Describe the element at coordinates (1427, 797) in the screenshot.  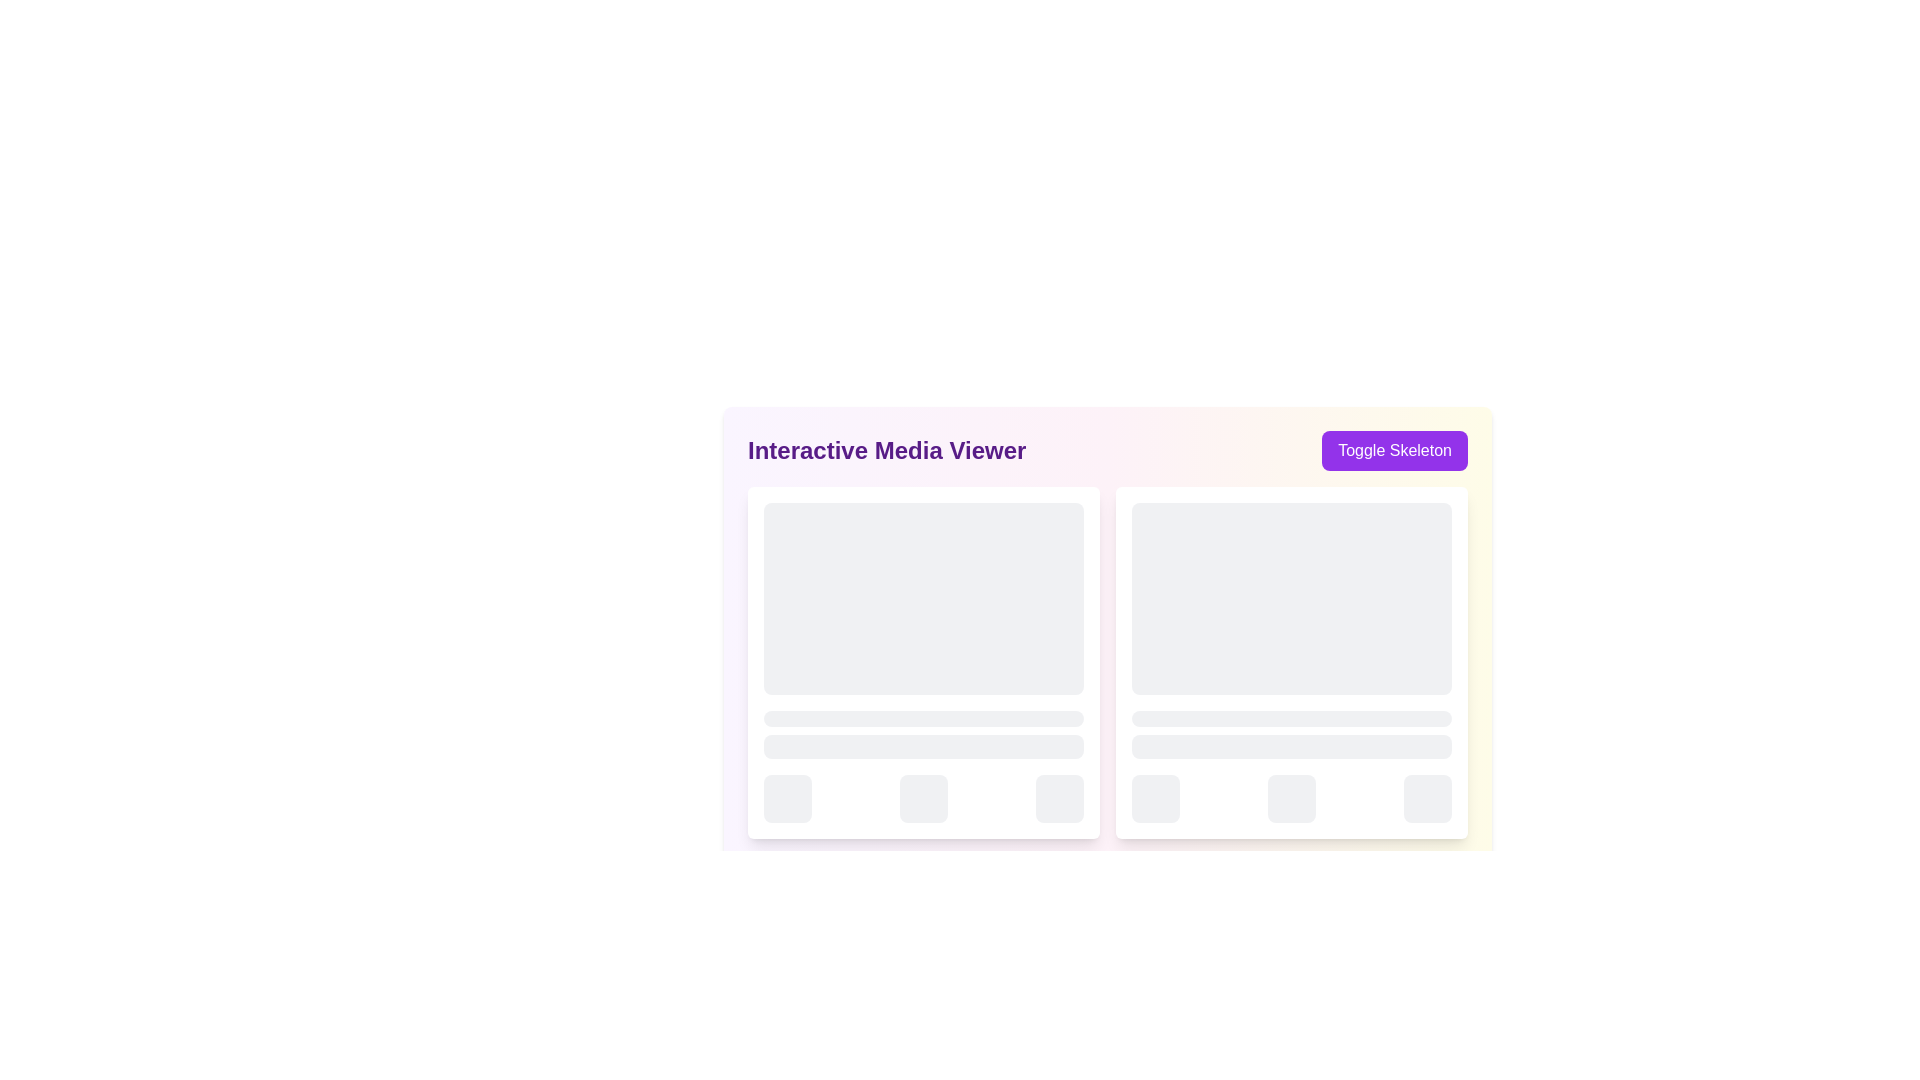
I see `the rightmost square button-like component with rounded corners and a light gray background` at that location.